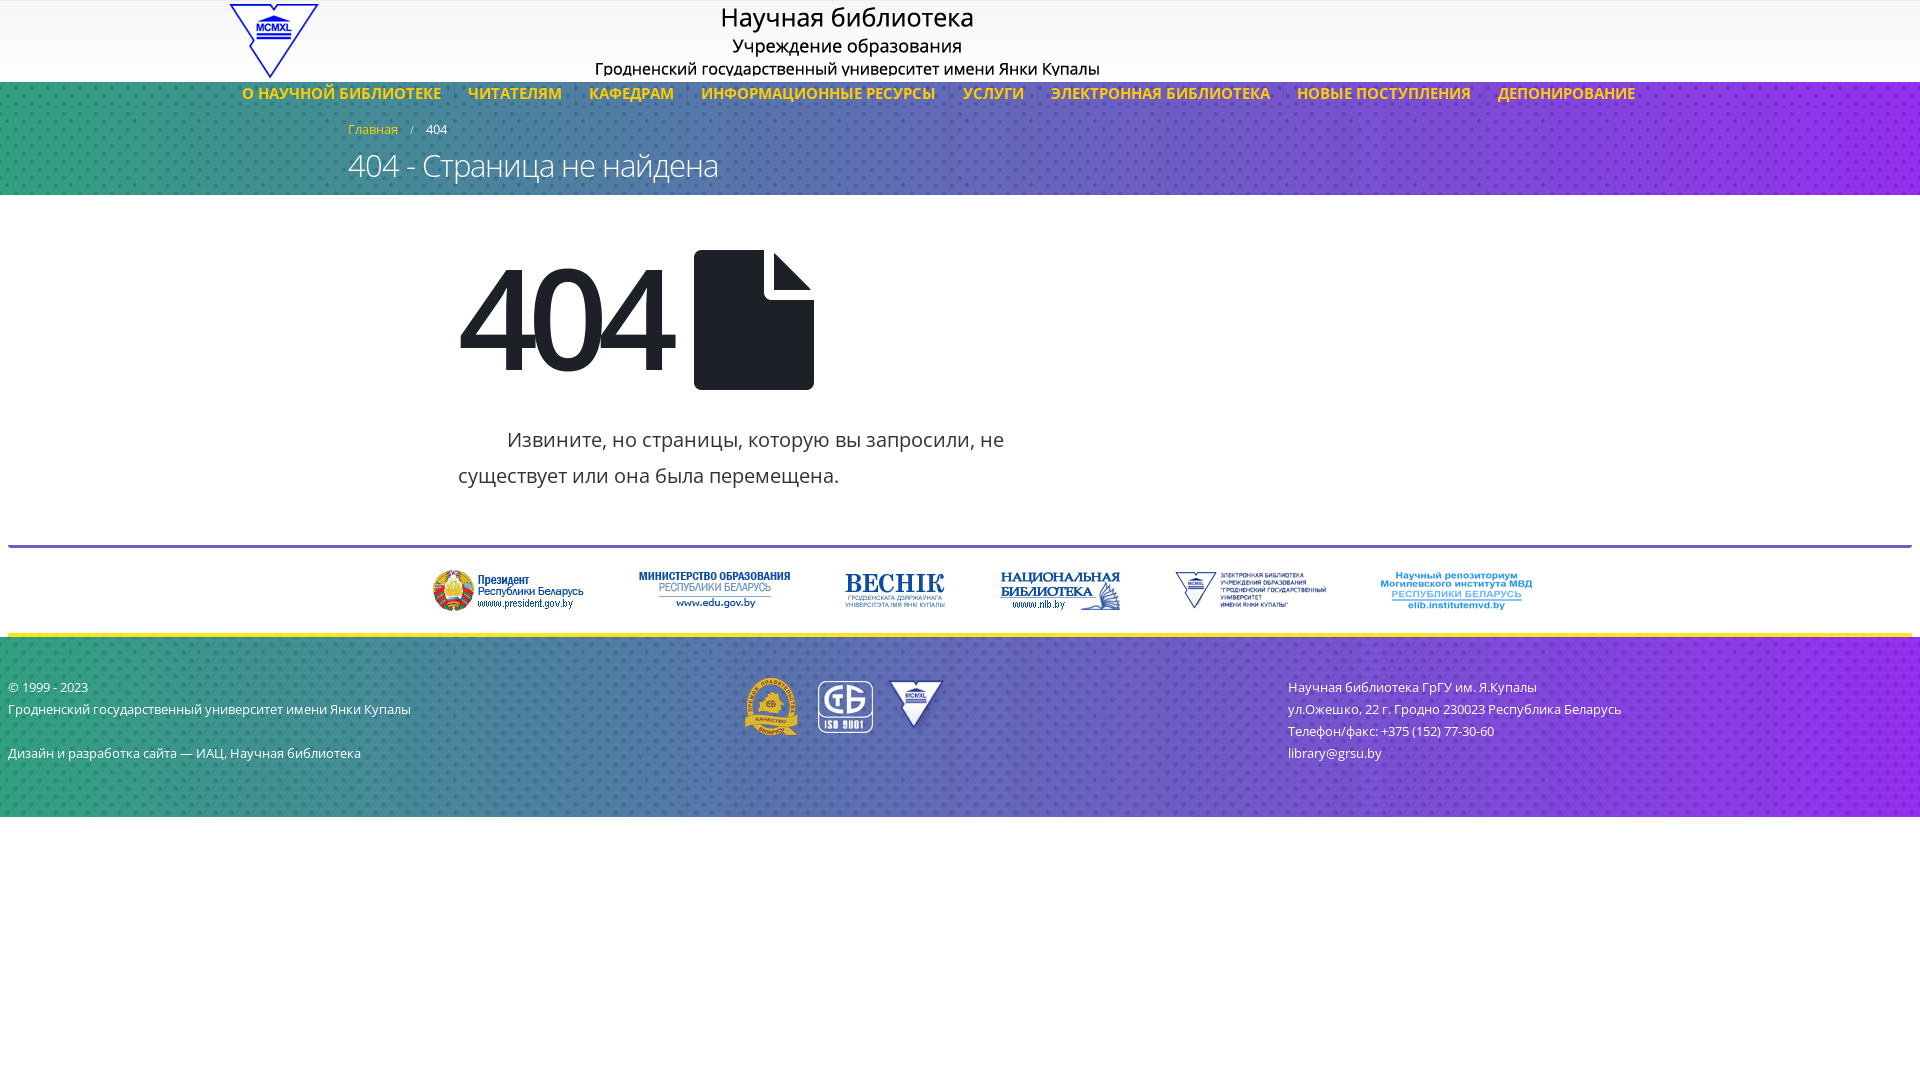  Describe the element at coordinates (1334, 753) in the screenshot. I see `'library@grsu.by'` at that location.